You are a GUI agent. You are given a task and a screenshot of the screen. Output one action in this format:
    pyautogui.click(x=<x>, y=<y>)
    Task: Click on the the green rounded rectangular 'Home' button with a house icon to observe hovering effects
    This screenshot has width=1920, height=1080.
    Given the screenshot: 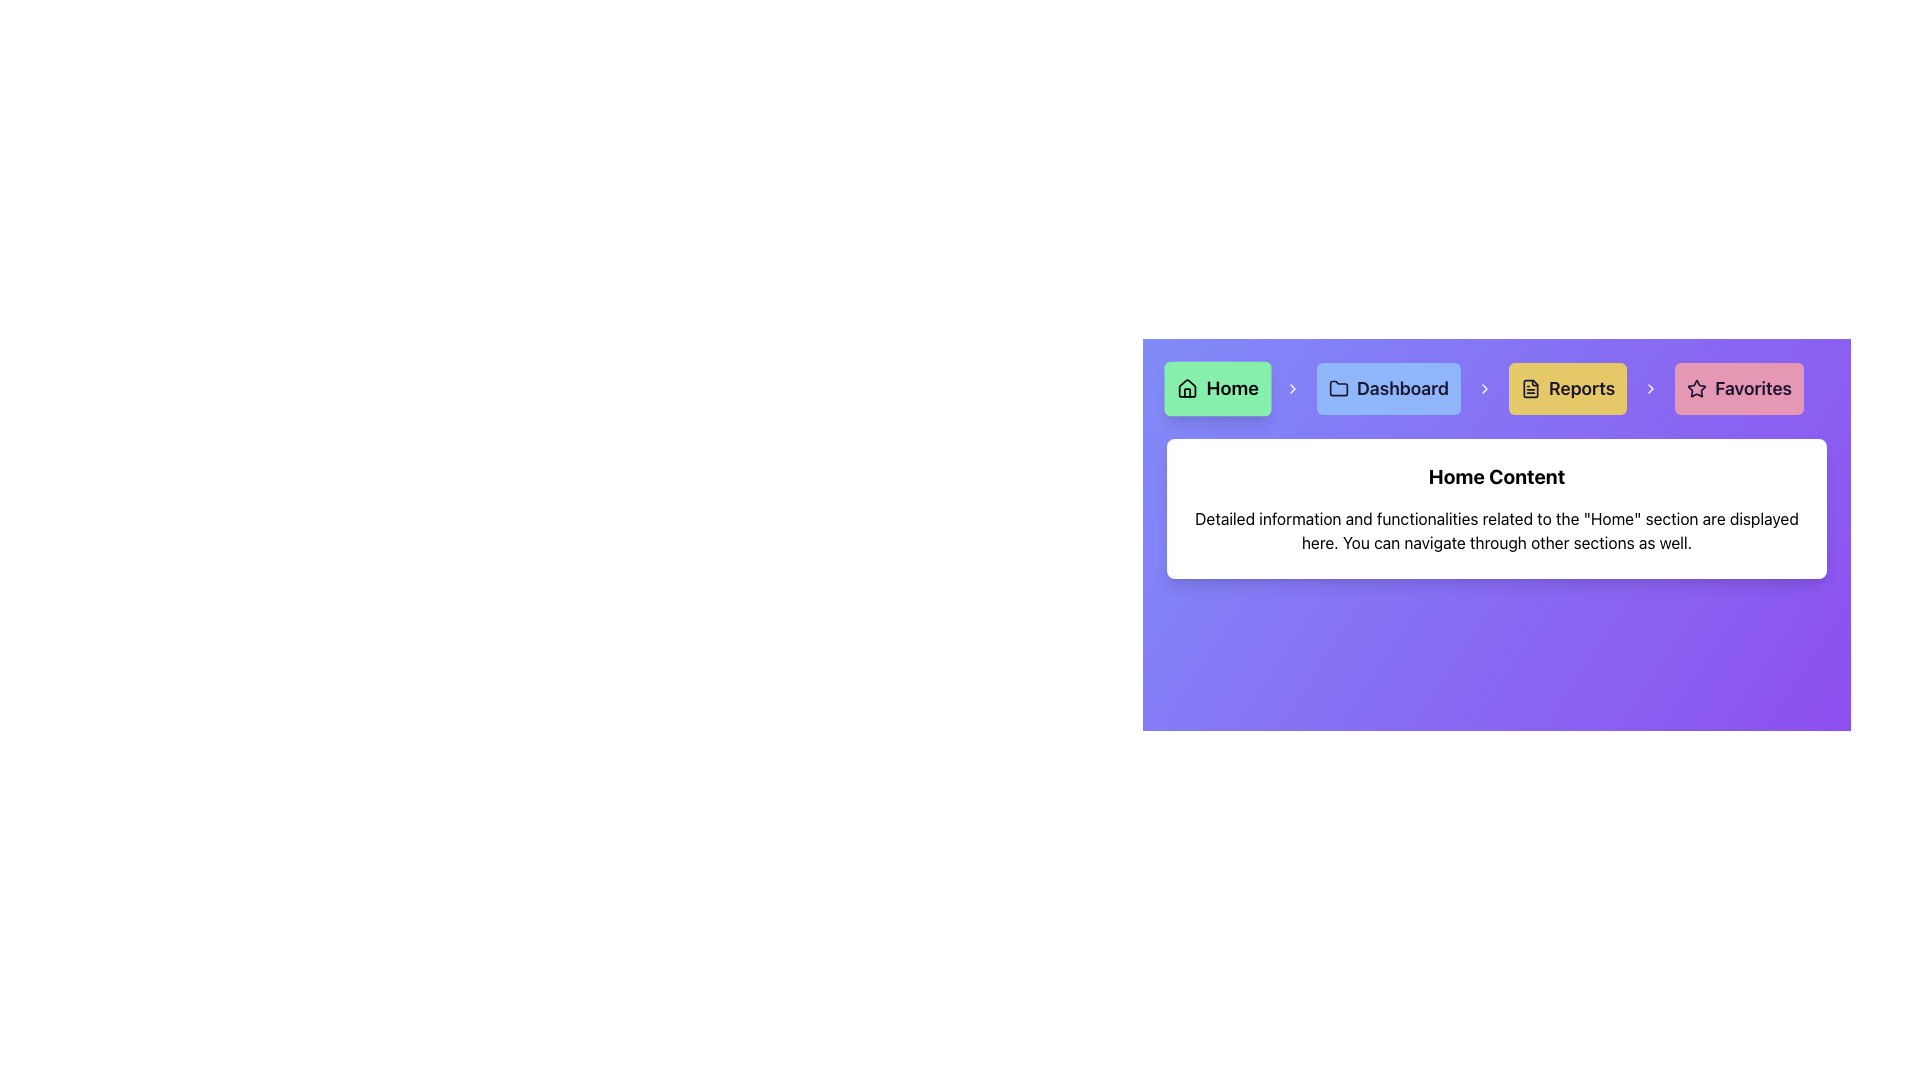 What is the action you would take?
    pyautogui.click(x=1217, y=389)
    